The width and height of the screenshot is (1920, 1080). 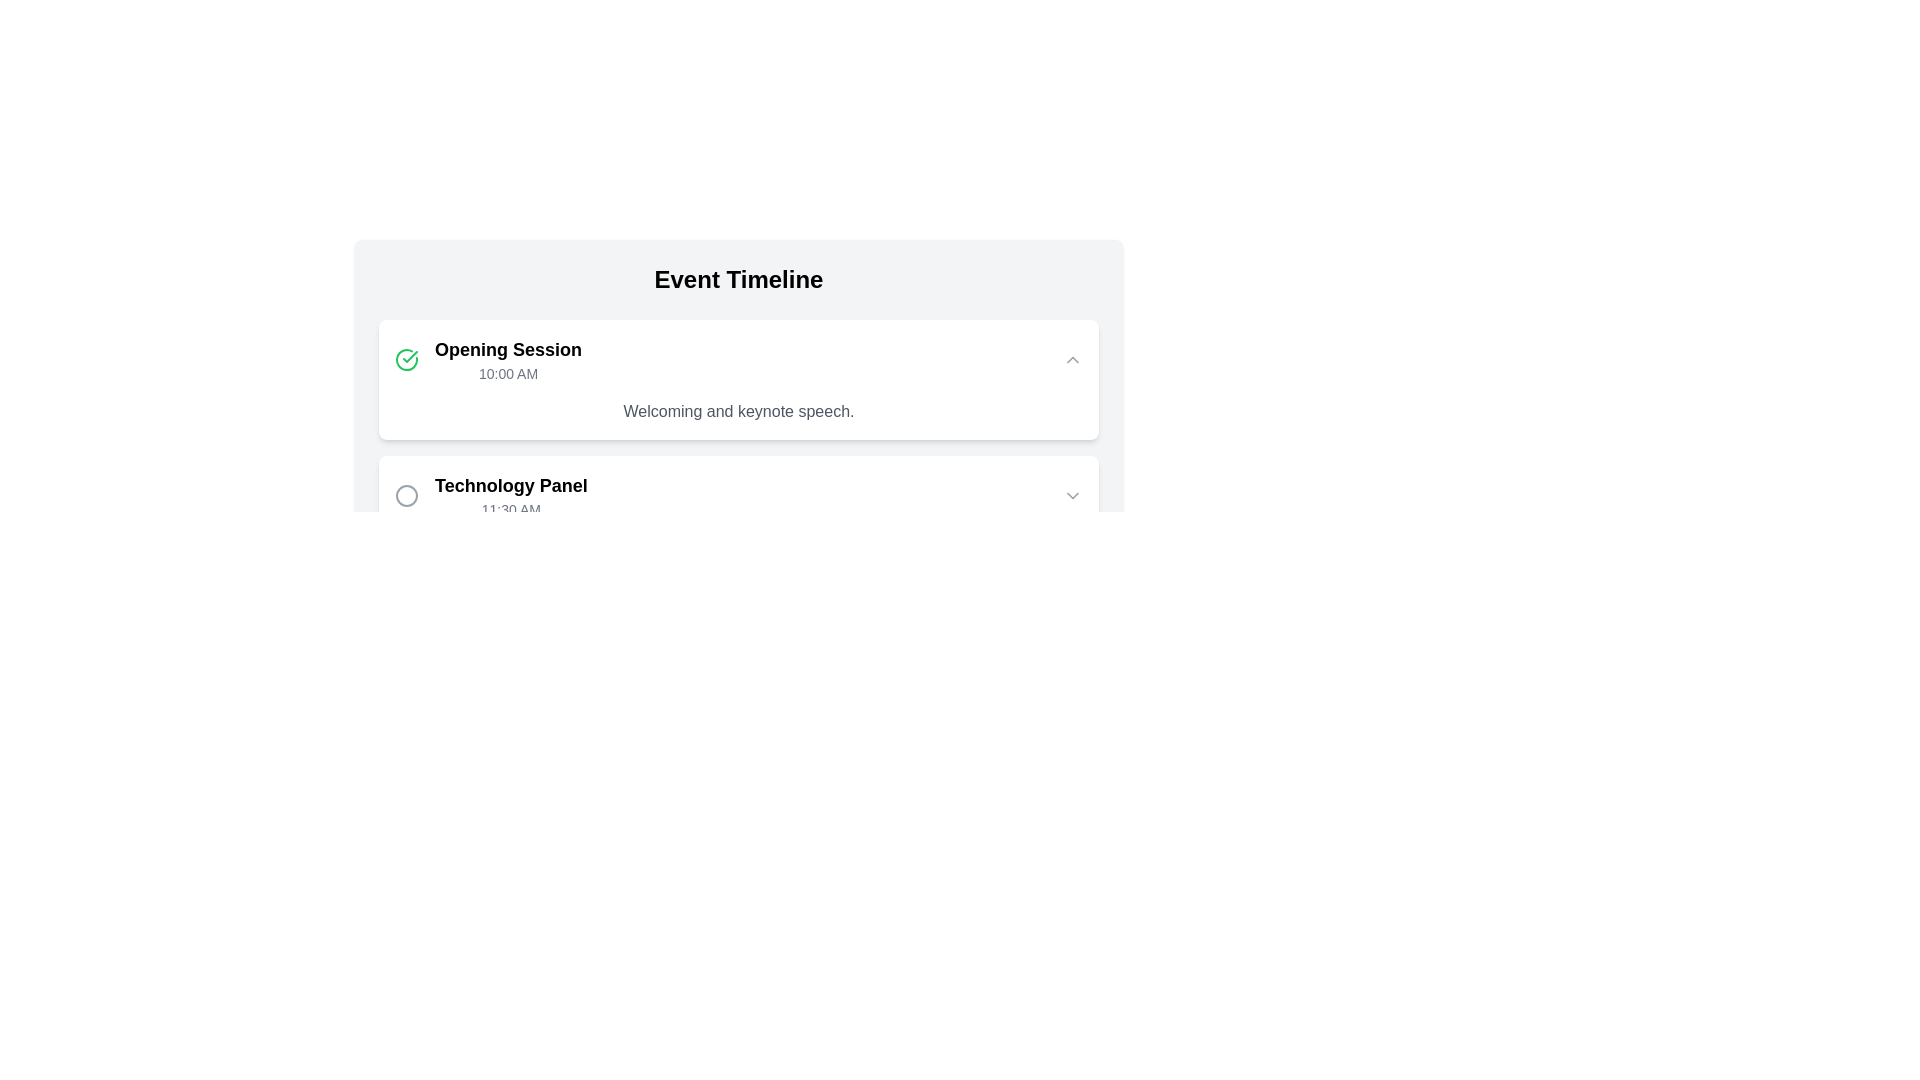 I want to click on text label that displays 'Welcoming and keynote speech.' located below the session title 'Opening Session' and time '10:00 AM' in the timeline card, so click(x=738, y=411).